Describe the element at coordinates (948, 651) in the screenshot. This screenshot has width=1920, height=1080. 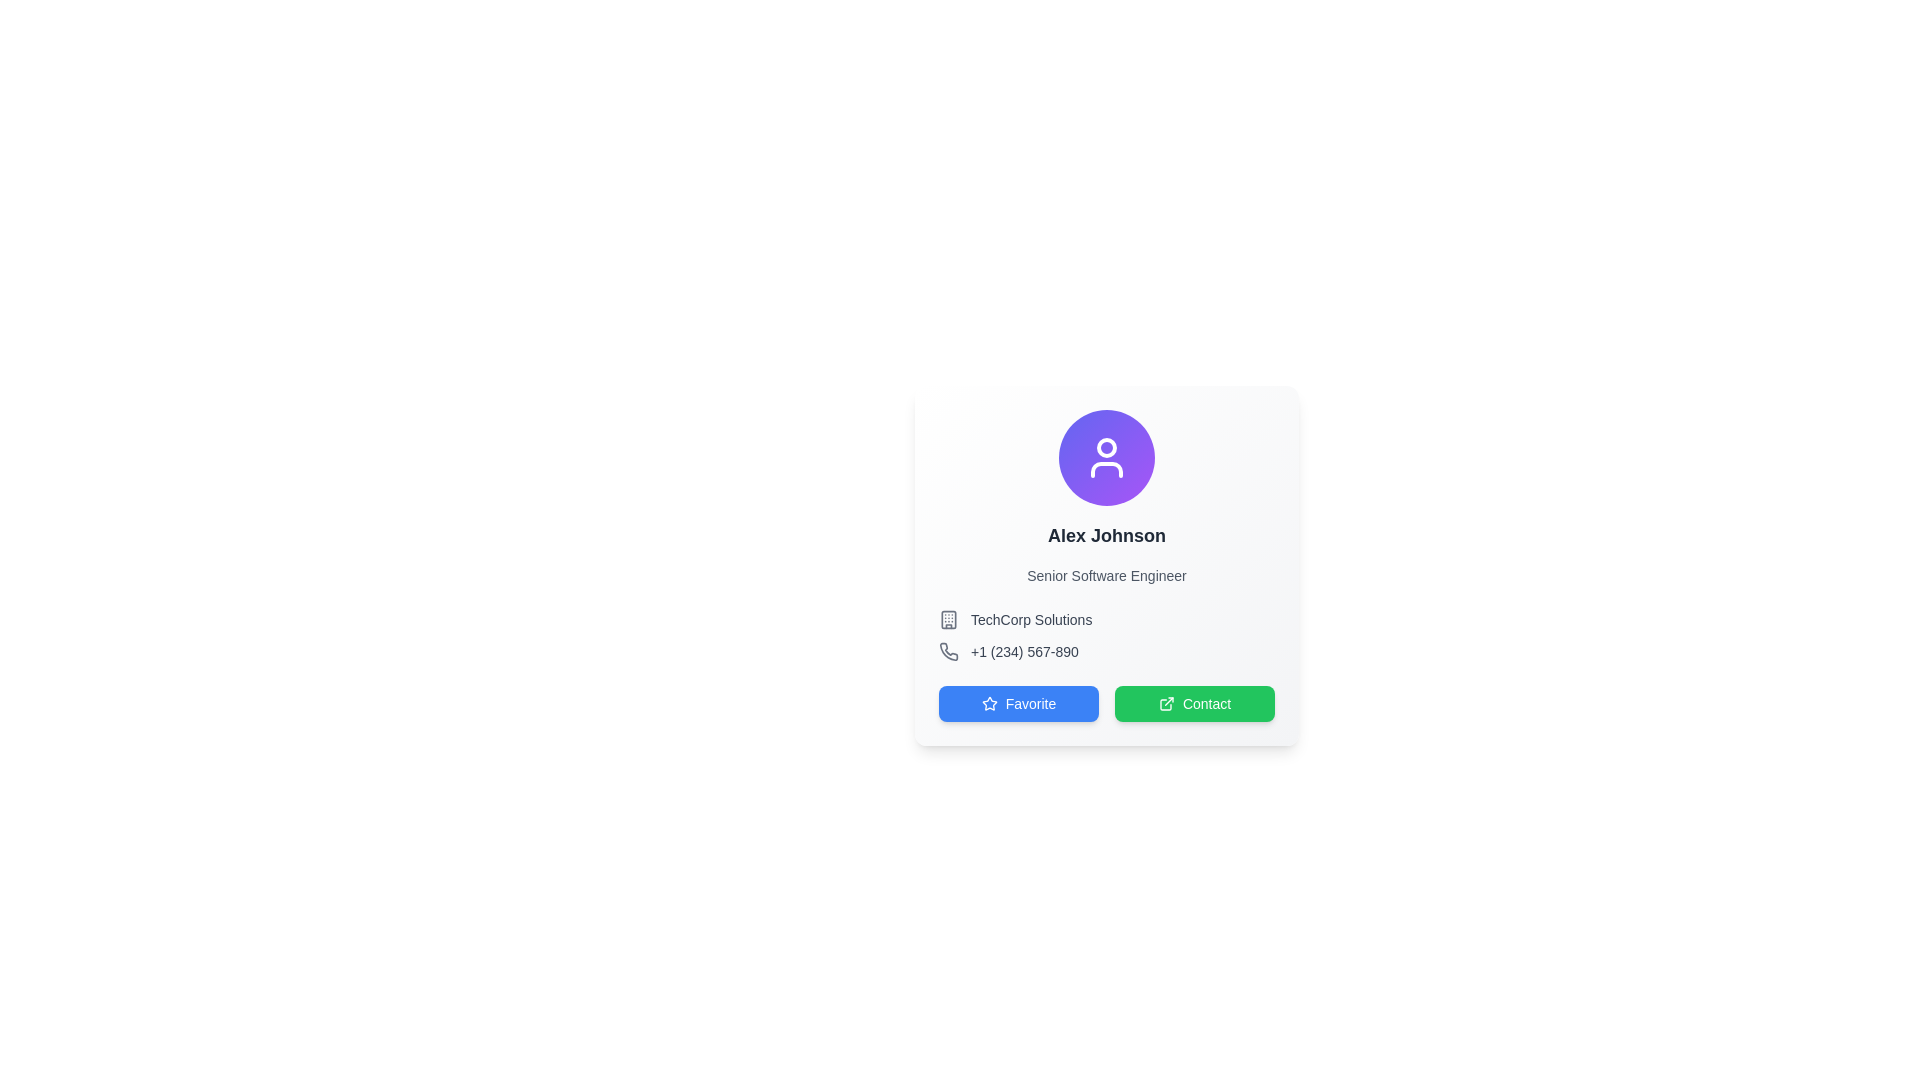
I see `the phone number icon located to the left of the phone number text '+1 (234) 567-890' in the contact card layout` at that location.